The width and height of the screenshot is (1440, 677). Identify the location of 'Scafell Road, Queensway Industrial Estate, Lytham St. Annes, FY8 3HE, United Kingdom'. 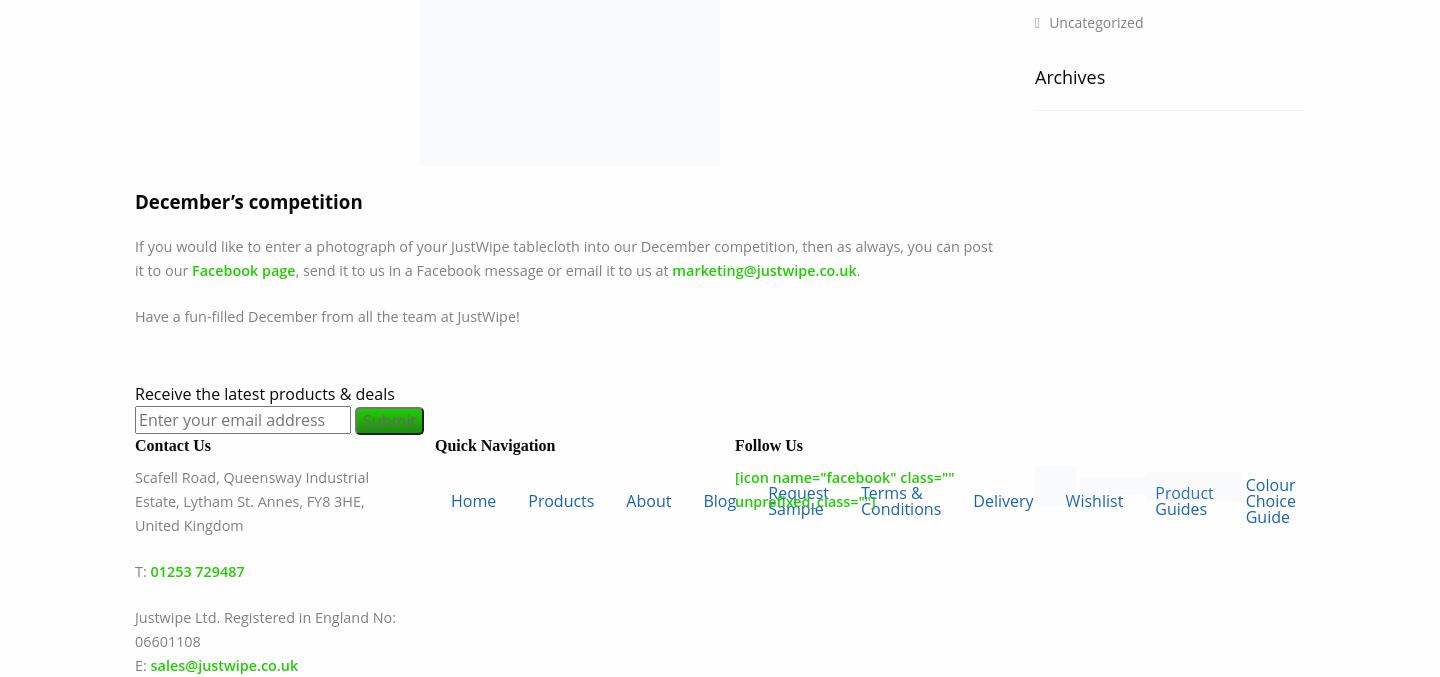
(250, 500).